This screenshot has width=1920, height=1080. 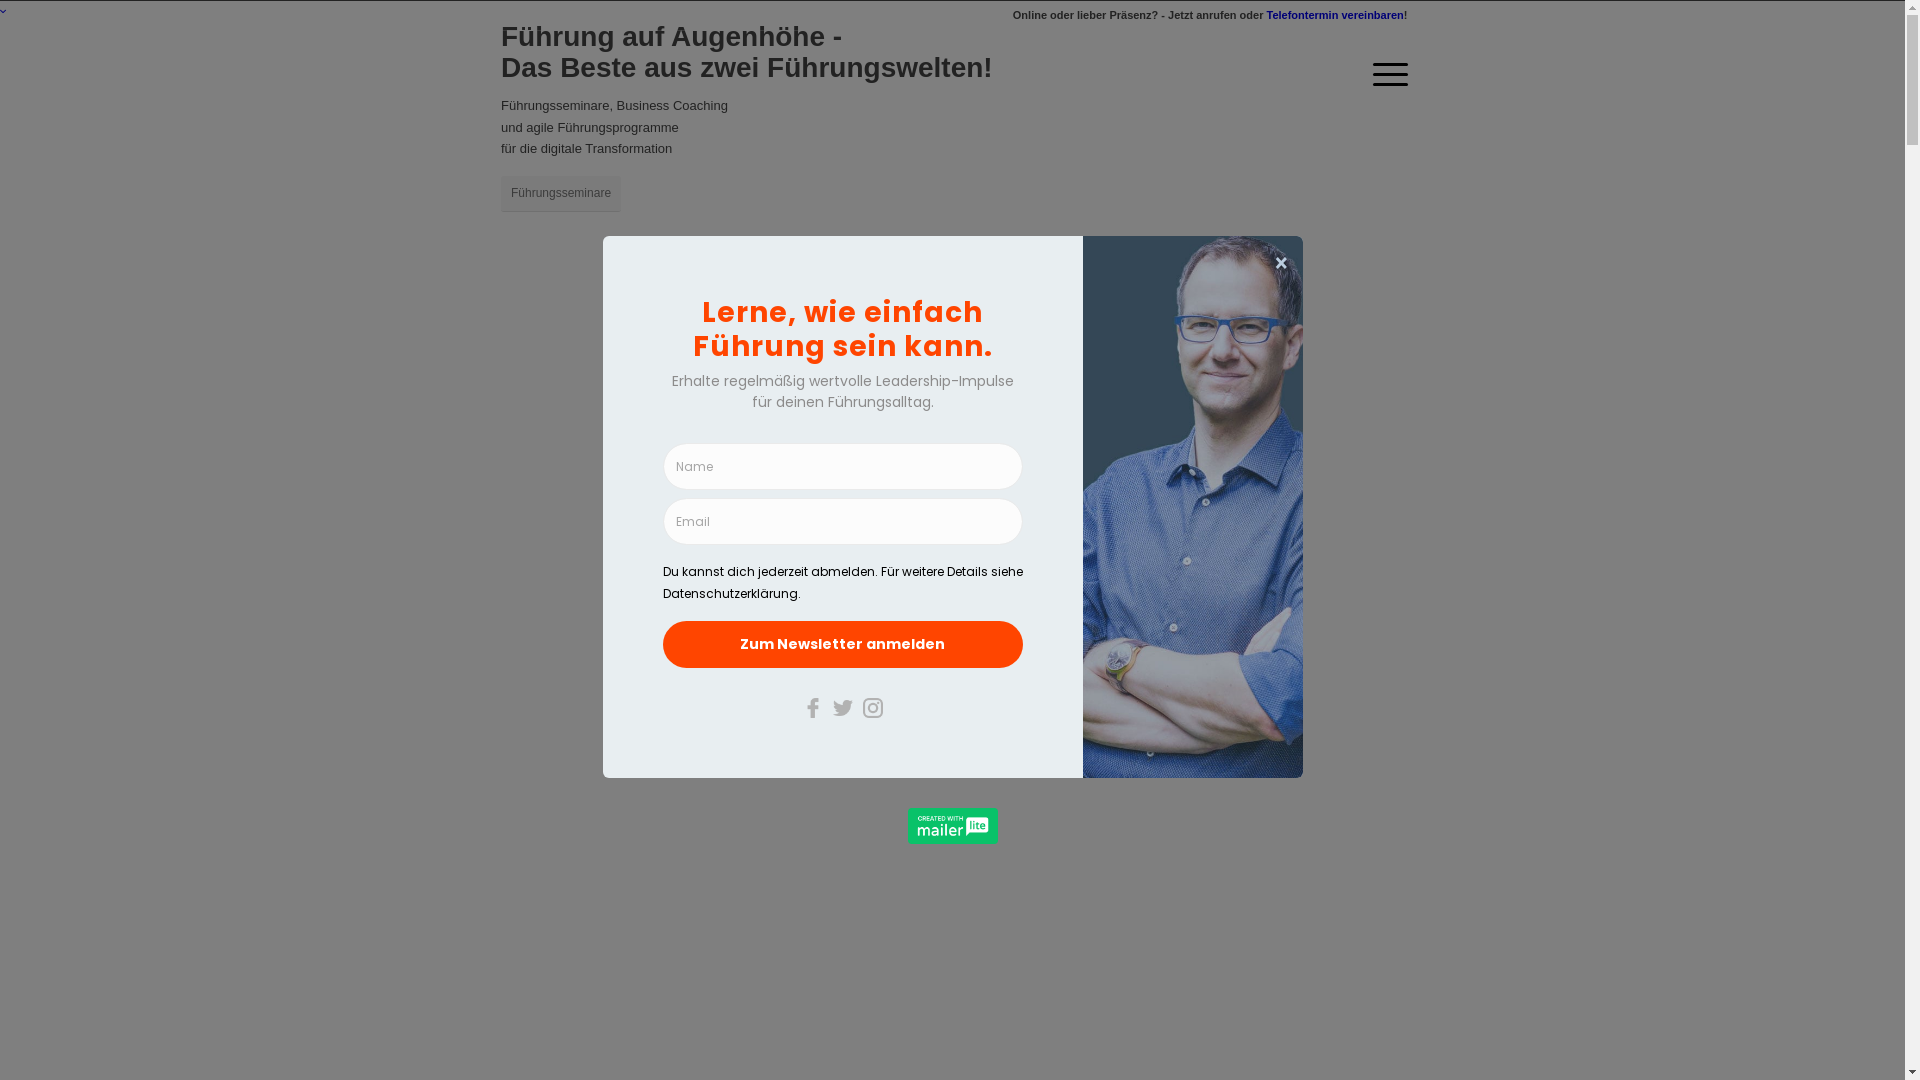 What do you see at coordinates (1265, 15) in the screenshot?
I see `'Telefontermin vereinbaren'` at bounding box center [1265, 15].